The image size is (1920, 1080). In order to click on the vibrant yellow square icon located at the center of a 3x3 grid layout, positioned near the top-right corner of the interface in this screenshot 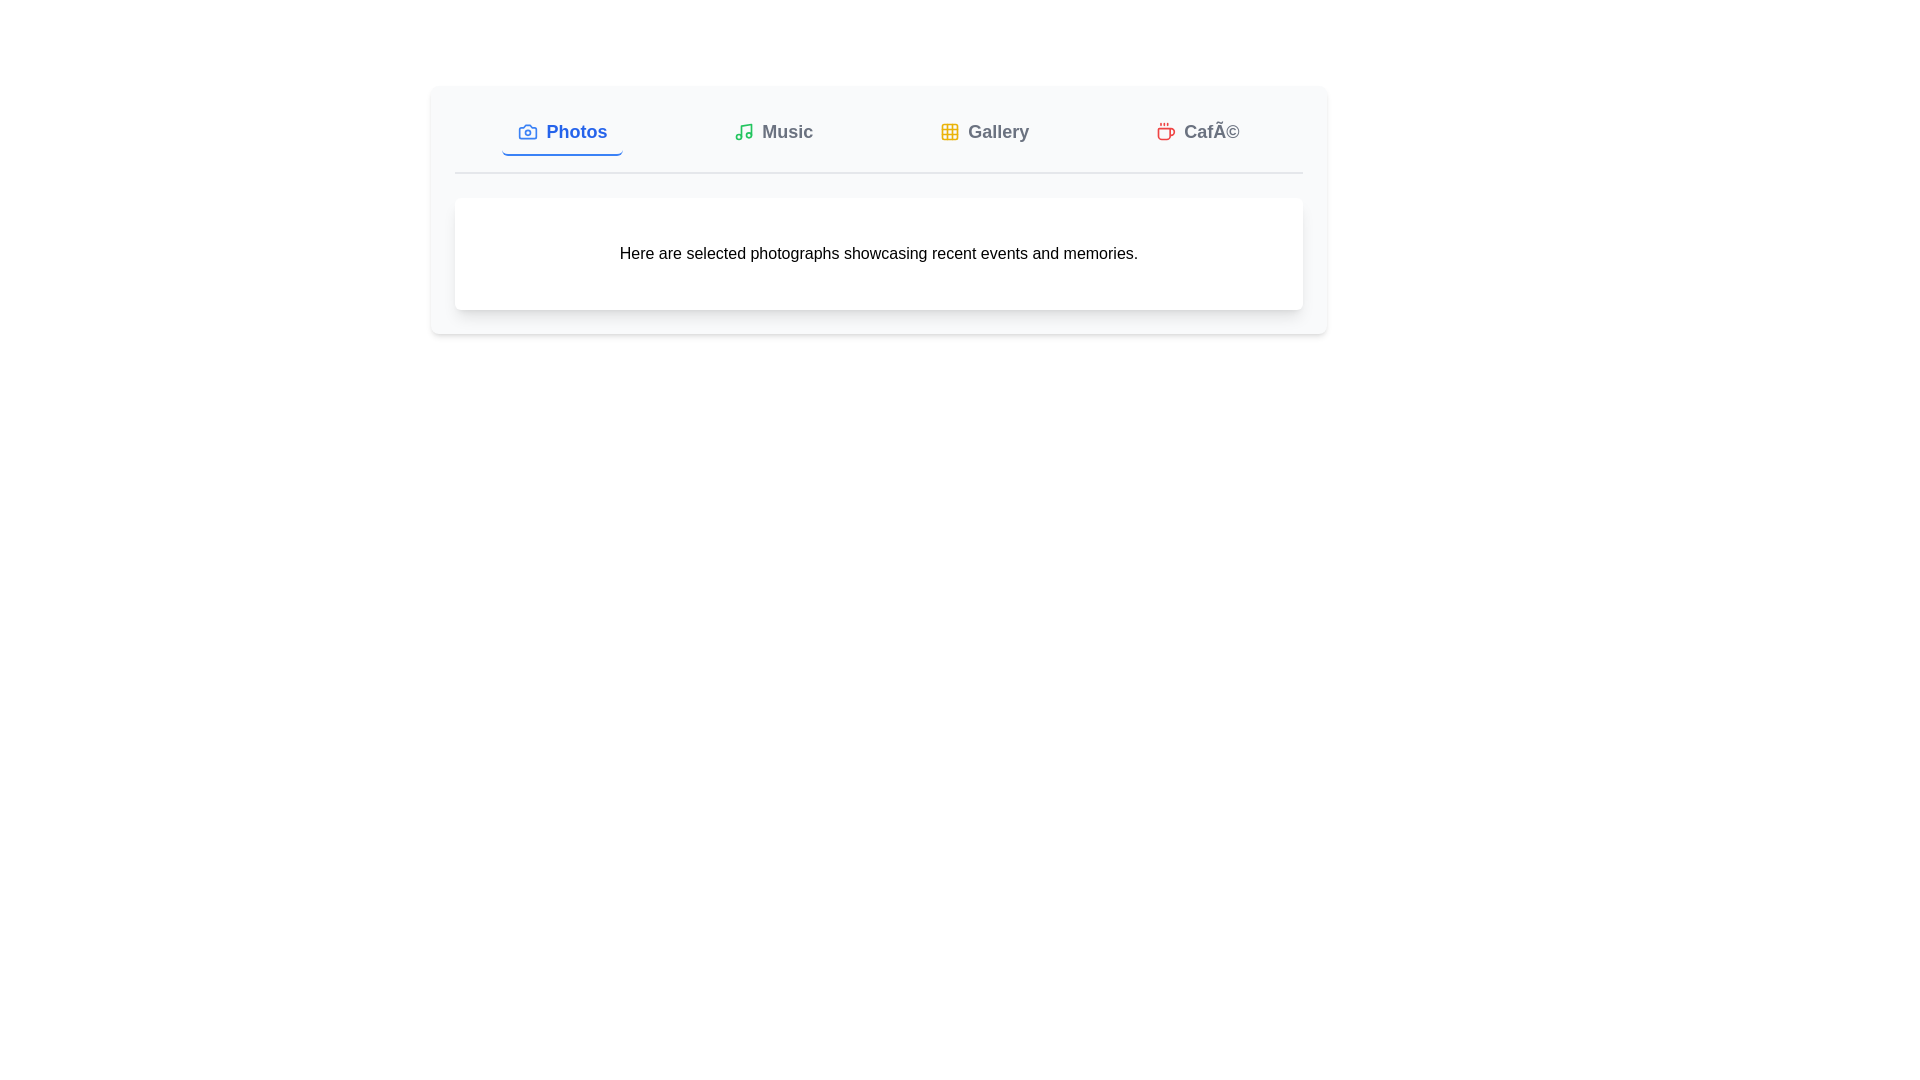, I will do `click(949, 131)`.